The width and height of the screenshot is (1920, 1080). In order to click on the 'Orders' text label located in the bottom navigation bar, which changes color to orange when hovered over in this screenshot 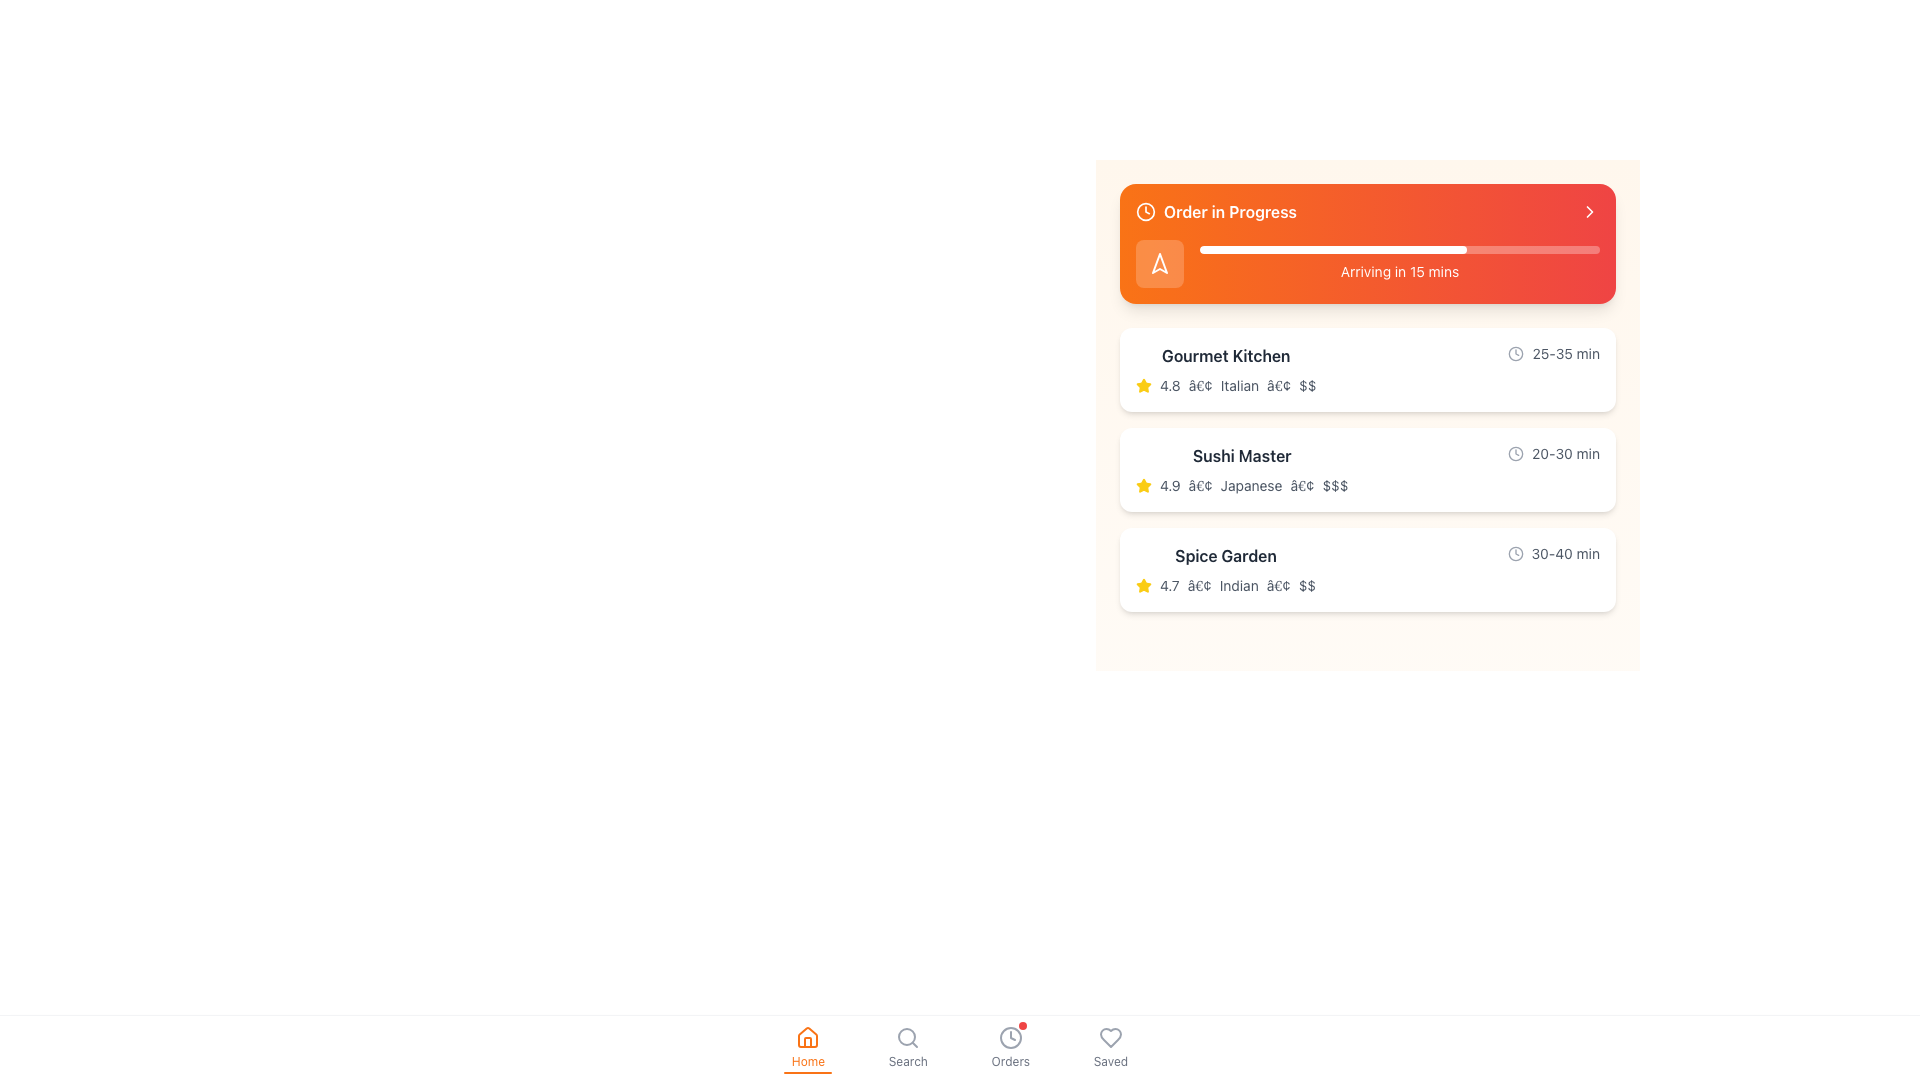, I will do `click(1010, 1060)`.